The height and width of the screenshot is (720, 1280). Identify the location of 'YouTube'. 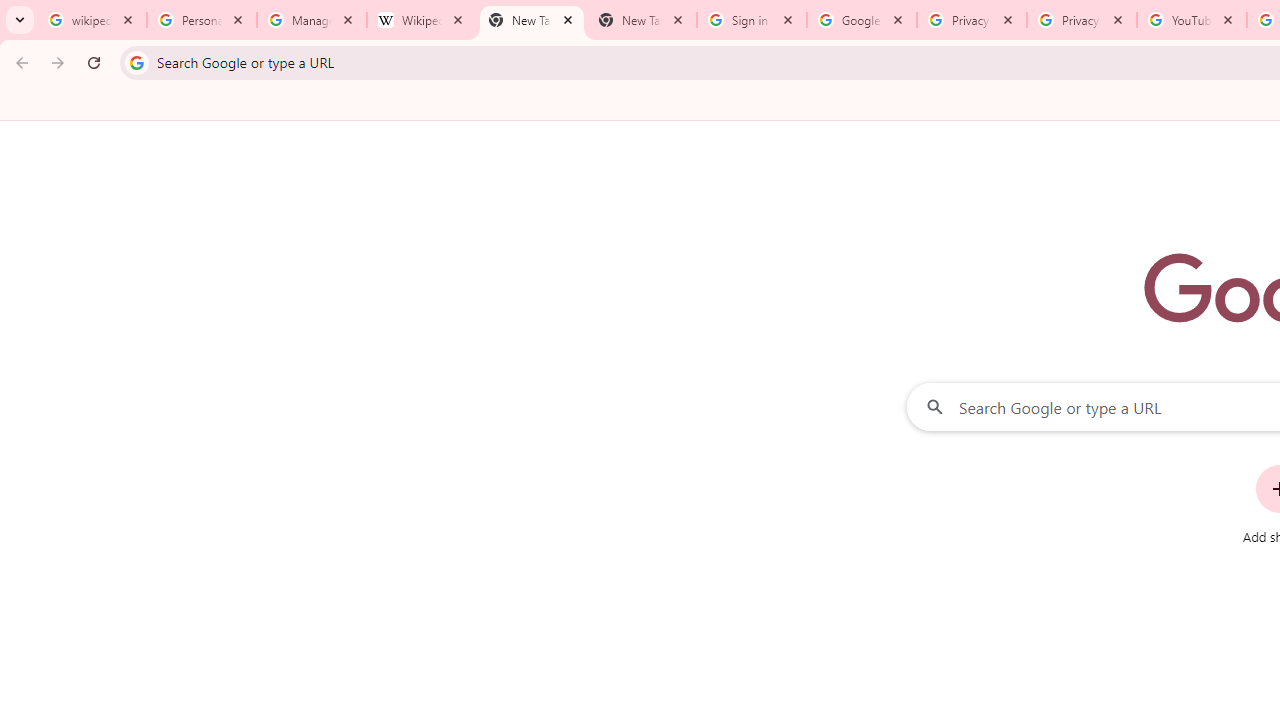
(1191, 20).